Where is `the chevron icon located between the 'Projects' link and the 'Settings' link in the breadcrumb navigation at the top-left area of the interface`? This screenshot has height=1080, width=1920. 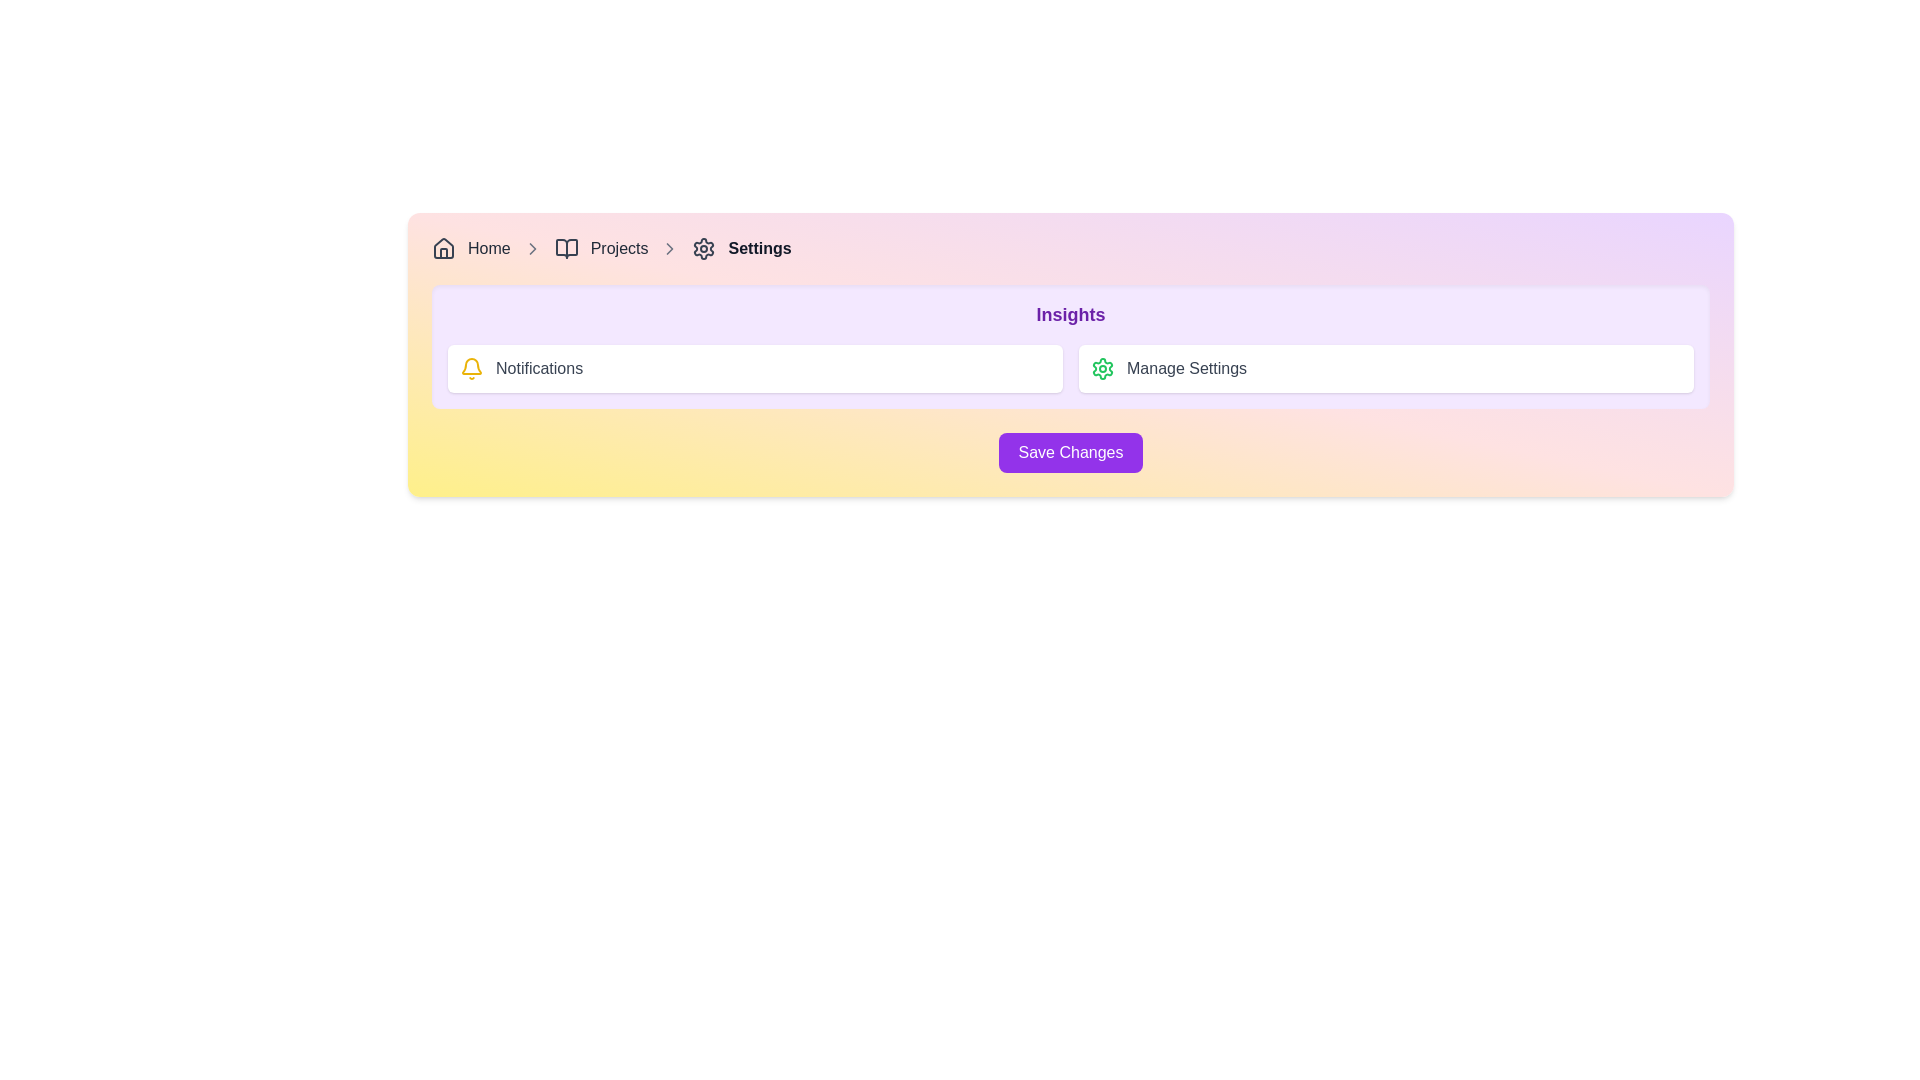 the chevron icon located between the 'Projects' link and the 'Settings' link in the breadcrumb navigation at the top-left area of the interface is located at coordinates (670, 248).